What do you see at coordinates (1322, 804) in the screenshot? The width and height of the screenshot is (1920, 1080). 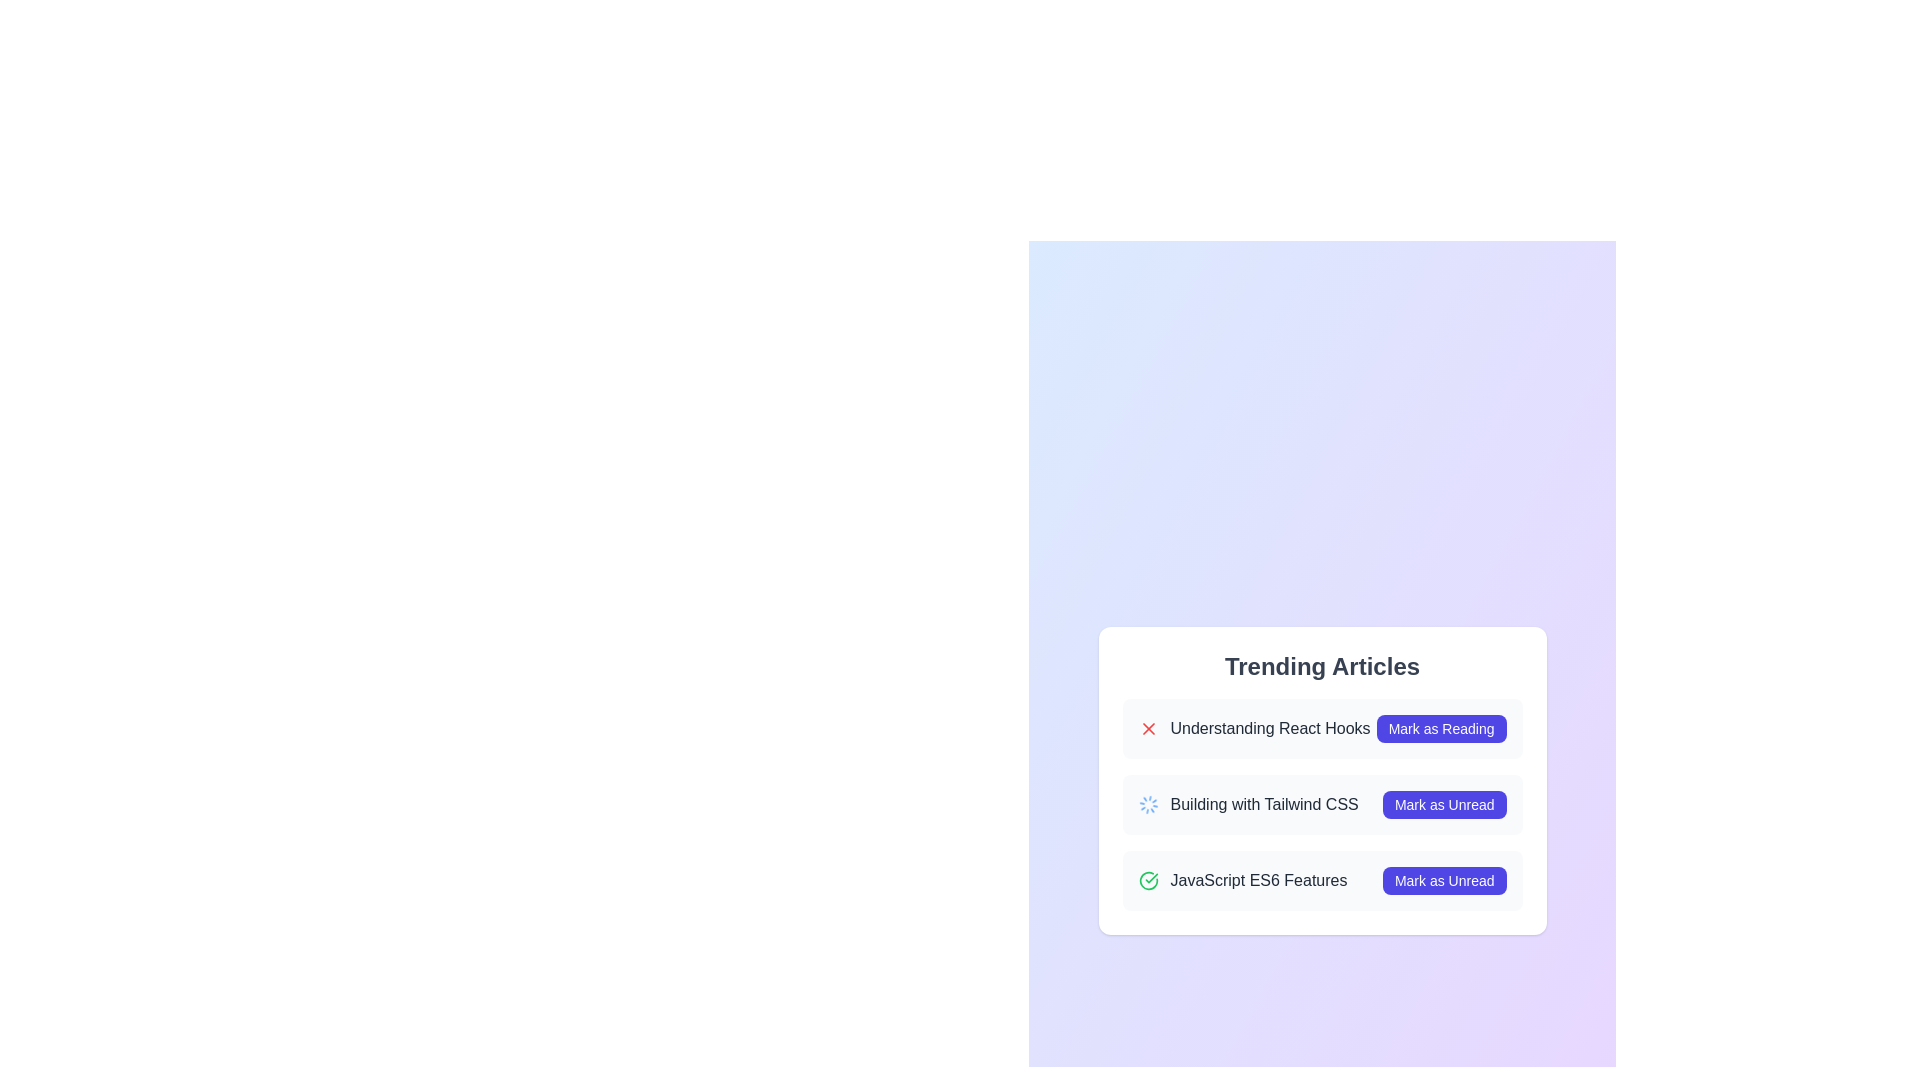 I see `title text 'Building with Tailwind CSS' from the second item in the 'Trending Articles' list, which features a blue animated spinner icon and a 'Mark as Unread' button` at bounding box center [1322, 804].